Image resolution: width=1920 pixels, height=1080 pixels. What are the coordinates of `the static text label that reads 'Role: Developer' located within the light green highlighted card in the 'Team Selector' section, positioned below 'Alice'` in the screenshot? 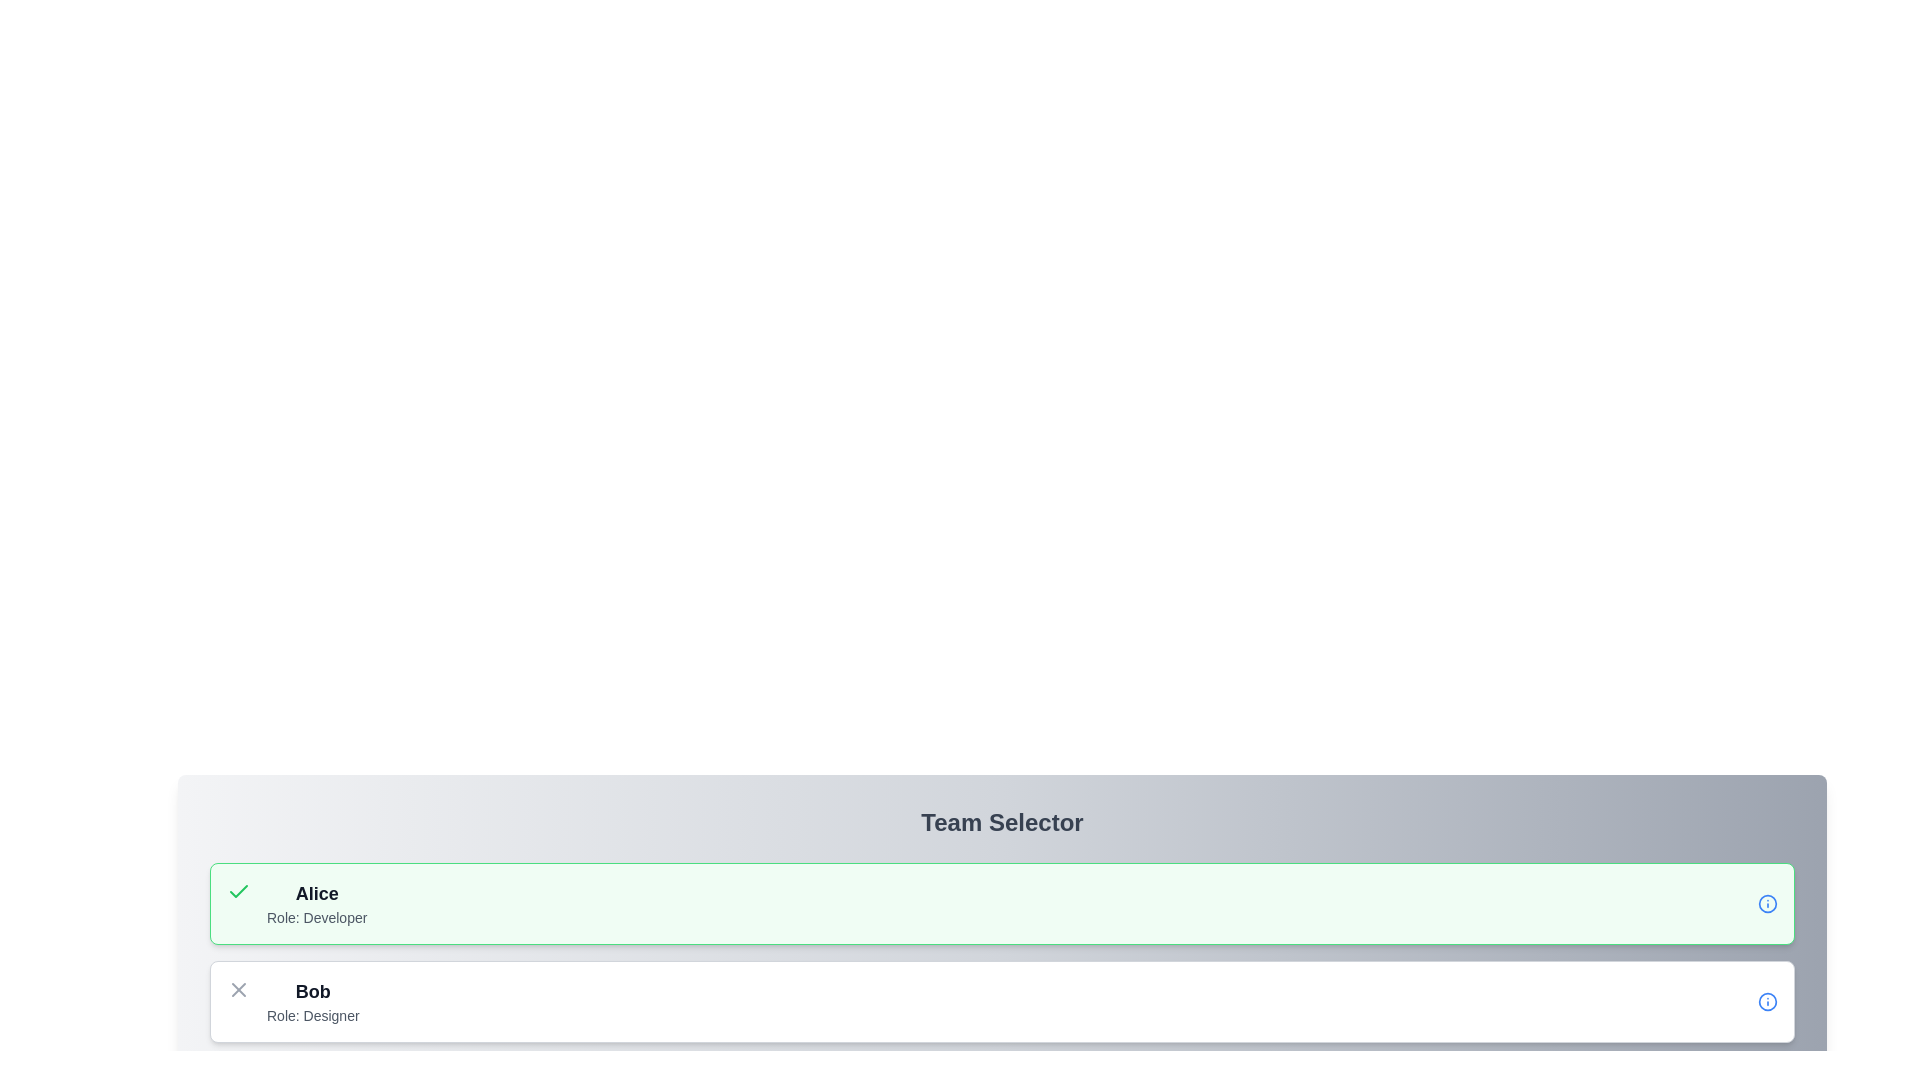 It's located at (316, 918).